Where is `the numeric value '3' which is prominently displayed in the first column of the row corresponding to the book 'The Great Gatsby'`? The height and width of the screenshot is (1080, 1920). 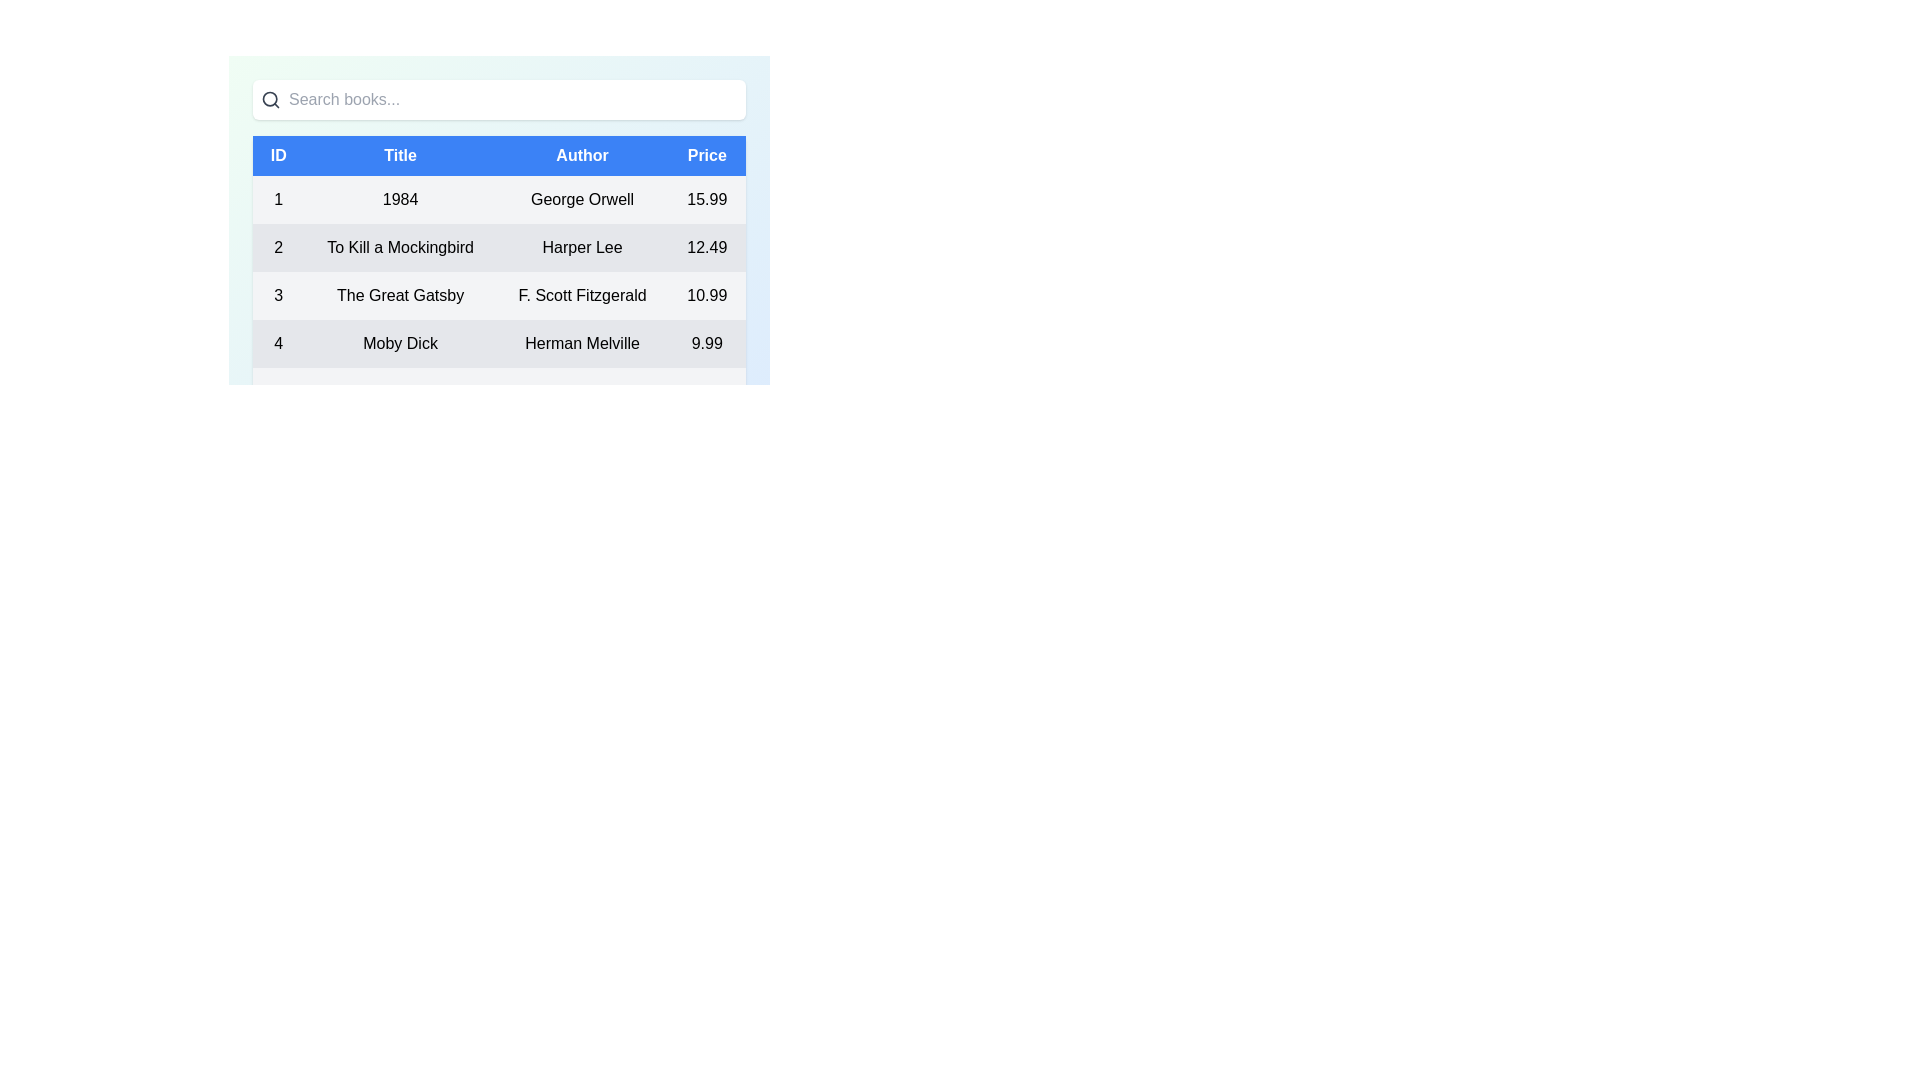 the numeric value '3' which is prominently displayed in the first column of the row corresponding to the book 'The Great Gatsby' is located at coordinates (277, 296).